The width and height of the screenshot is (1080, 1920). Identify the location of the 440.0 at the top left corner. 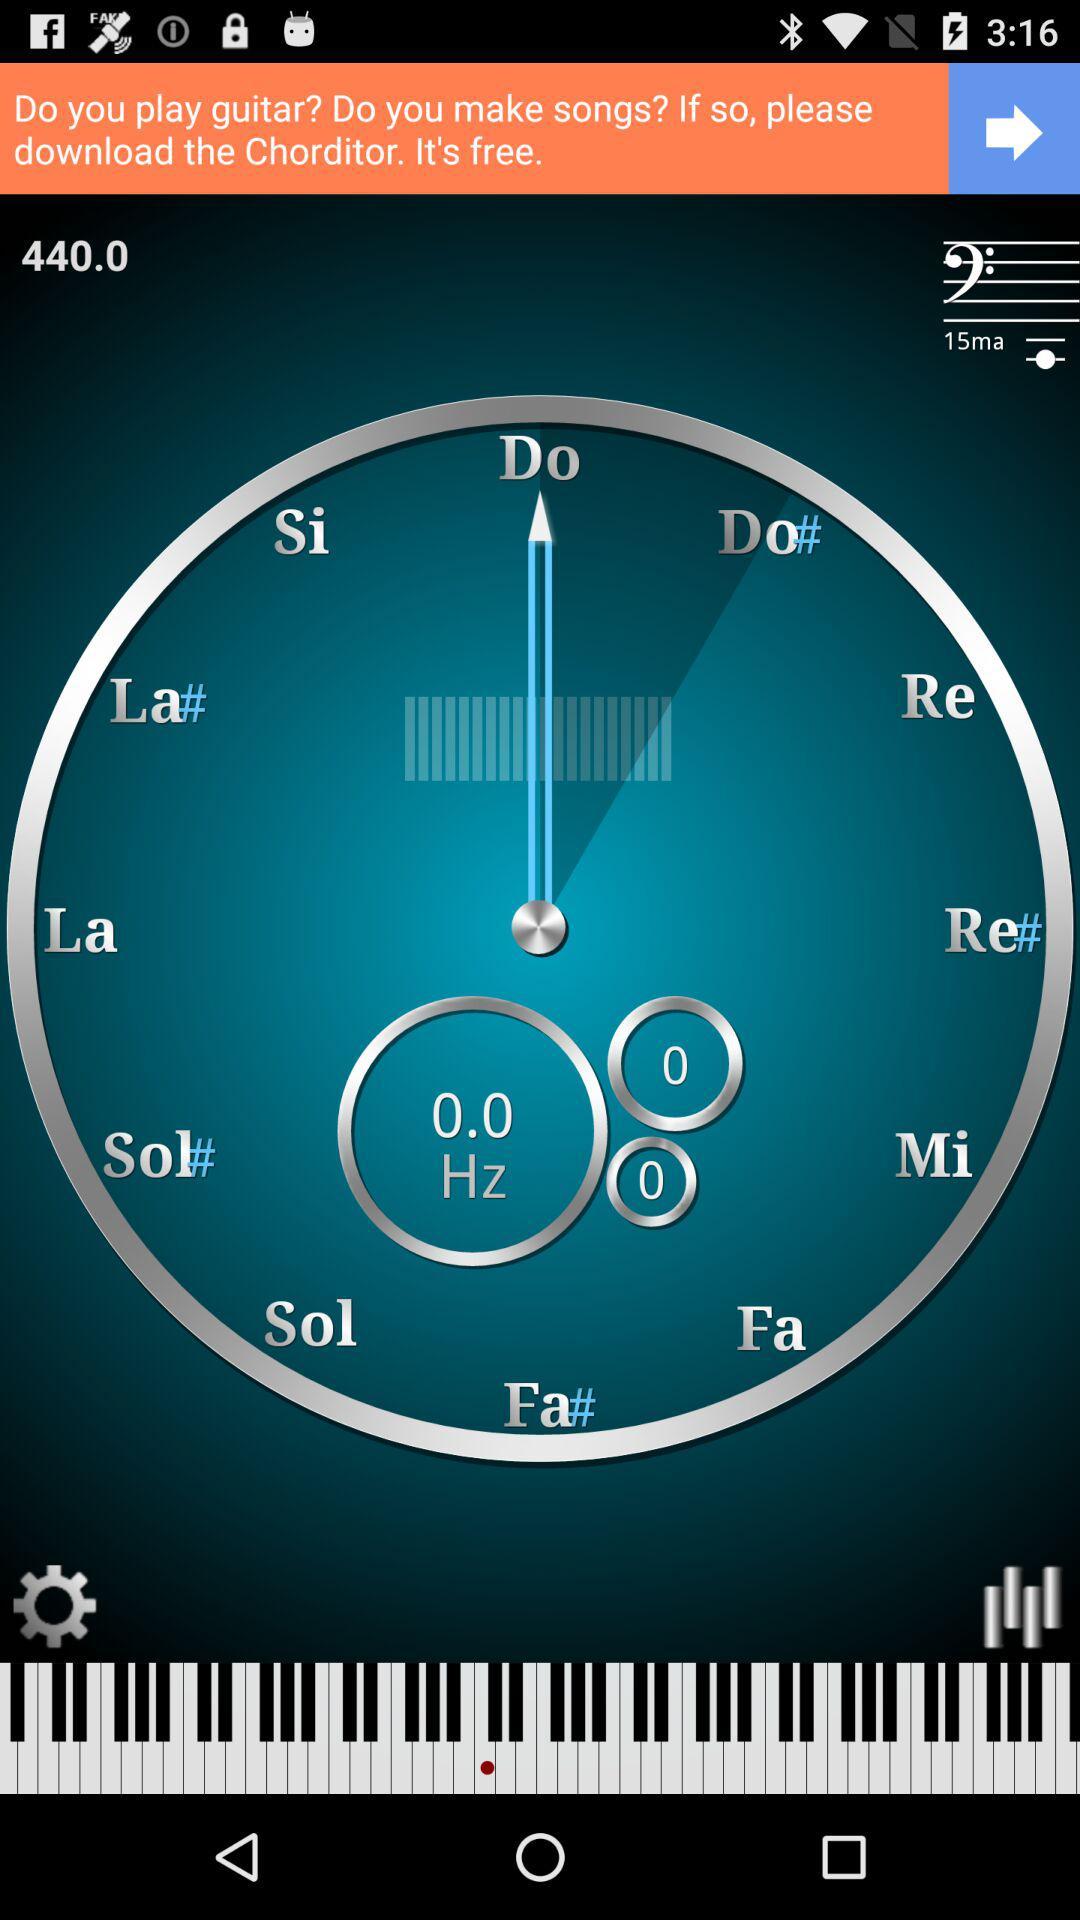
(73, 253).